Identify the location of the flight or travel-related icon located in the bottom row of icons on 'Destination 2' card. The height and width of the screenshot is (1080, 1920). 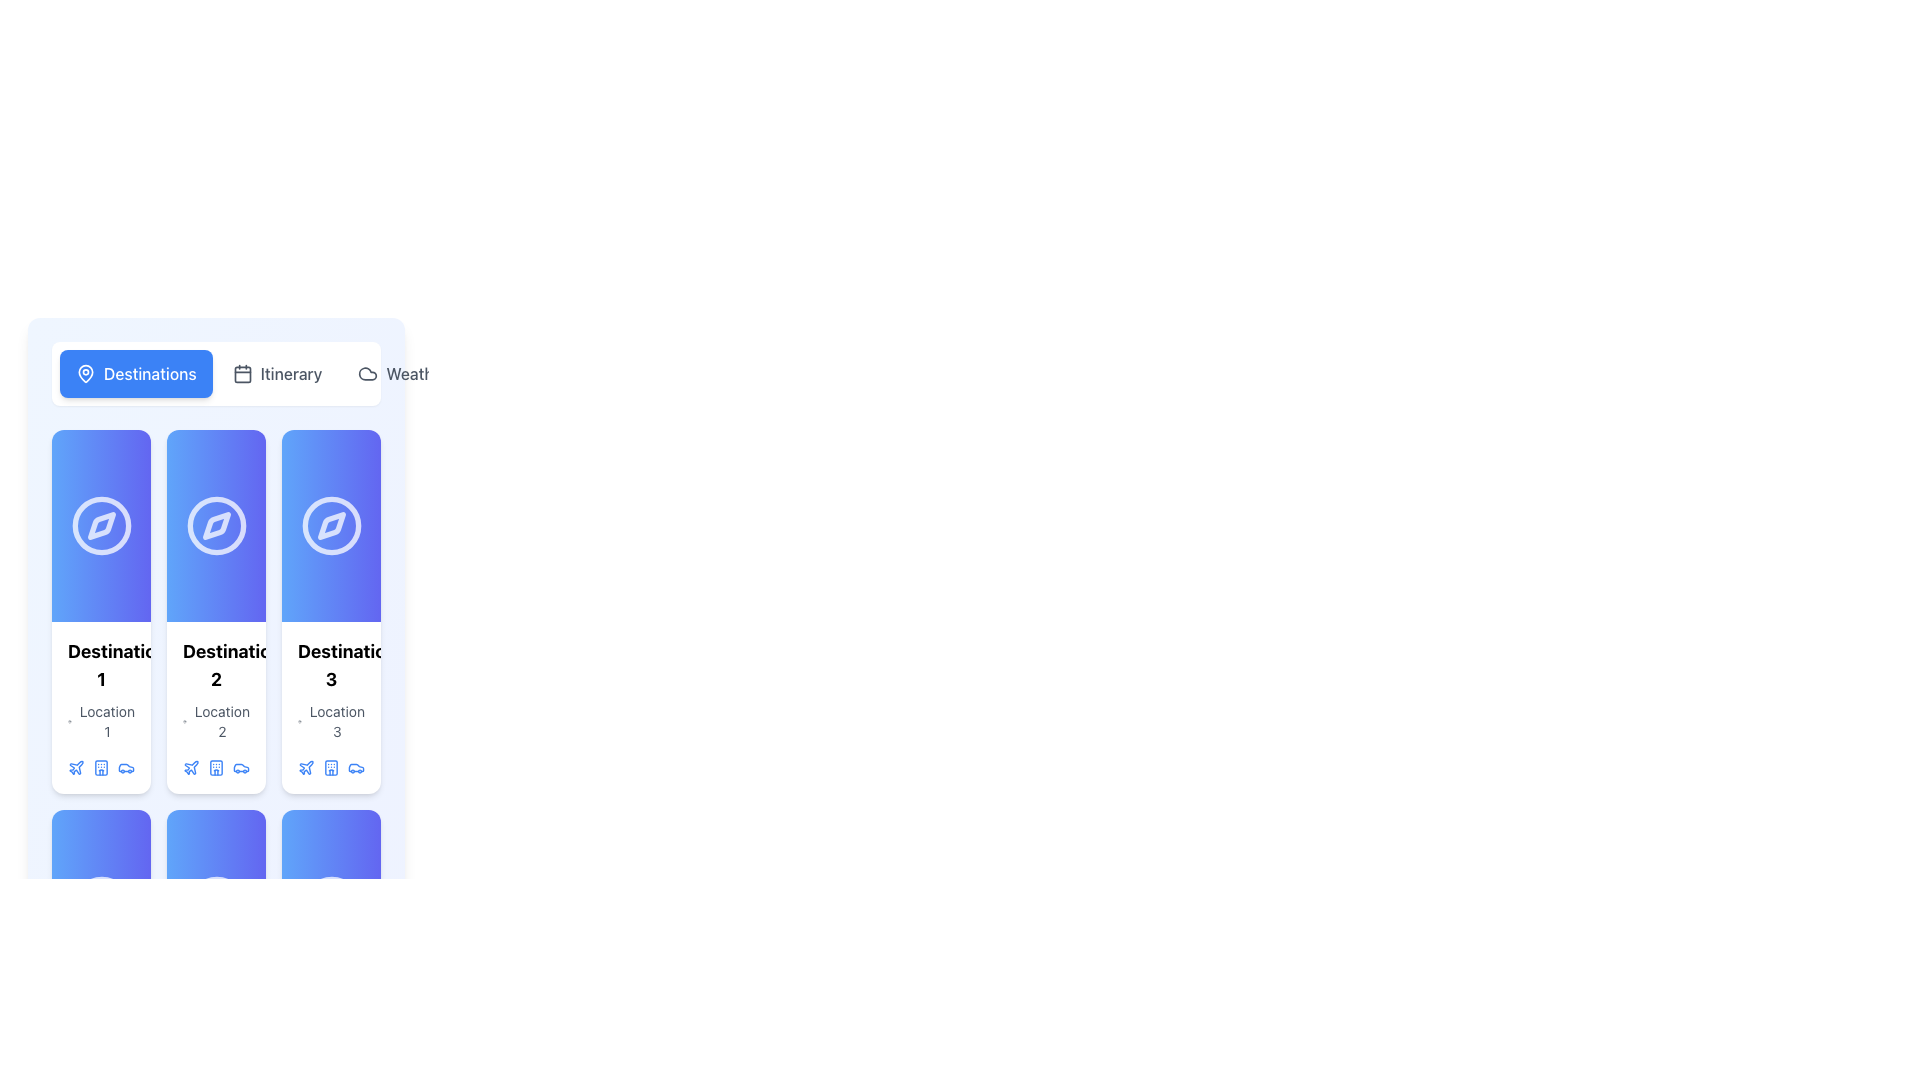
(191, 766).